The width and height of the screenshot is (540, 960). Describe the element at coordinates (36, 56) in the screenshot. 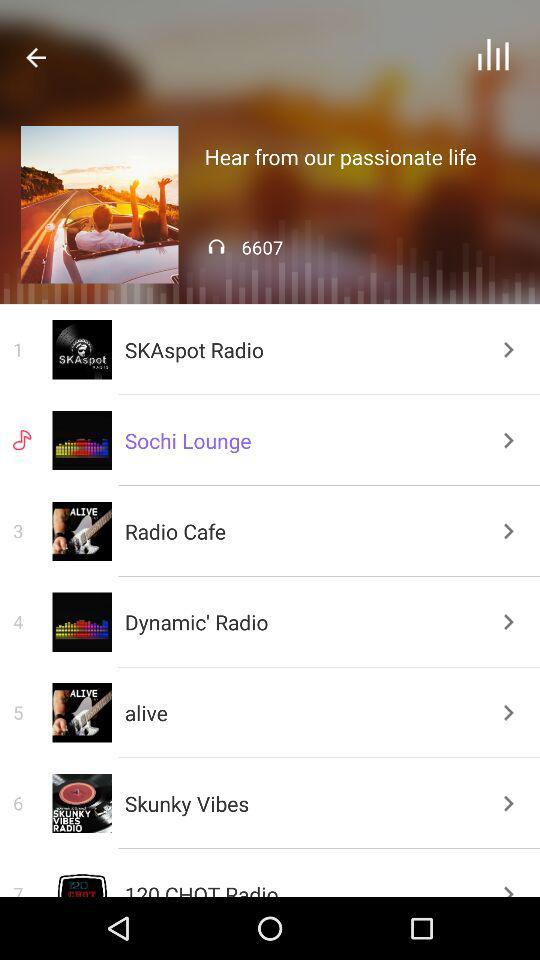

I see `the arrow_backward icon` at that location.